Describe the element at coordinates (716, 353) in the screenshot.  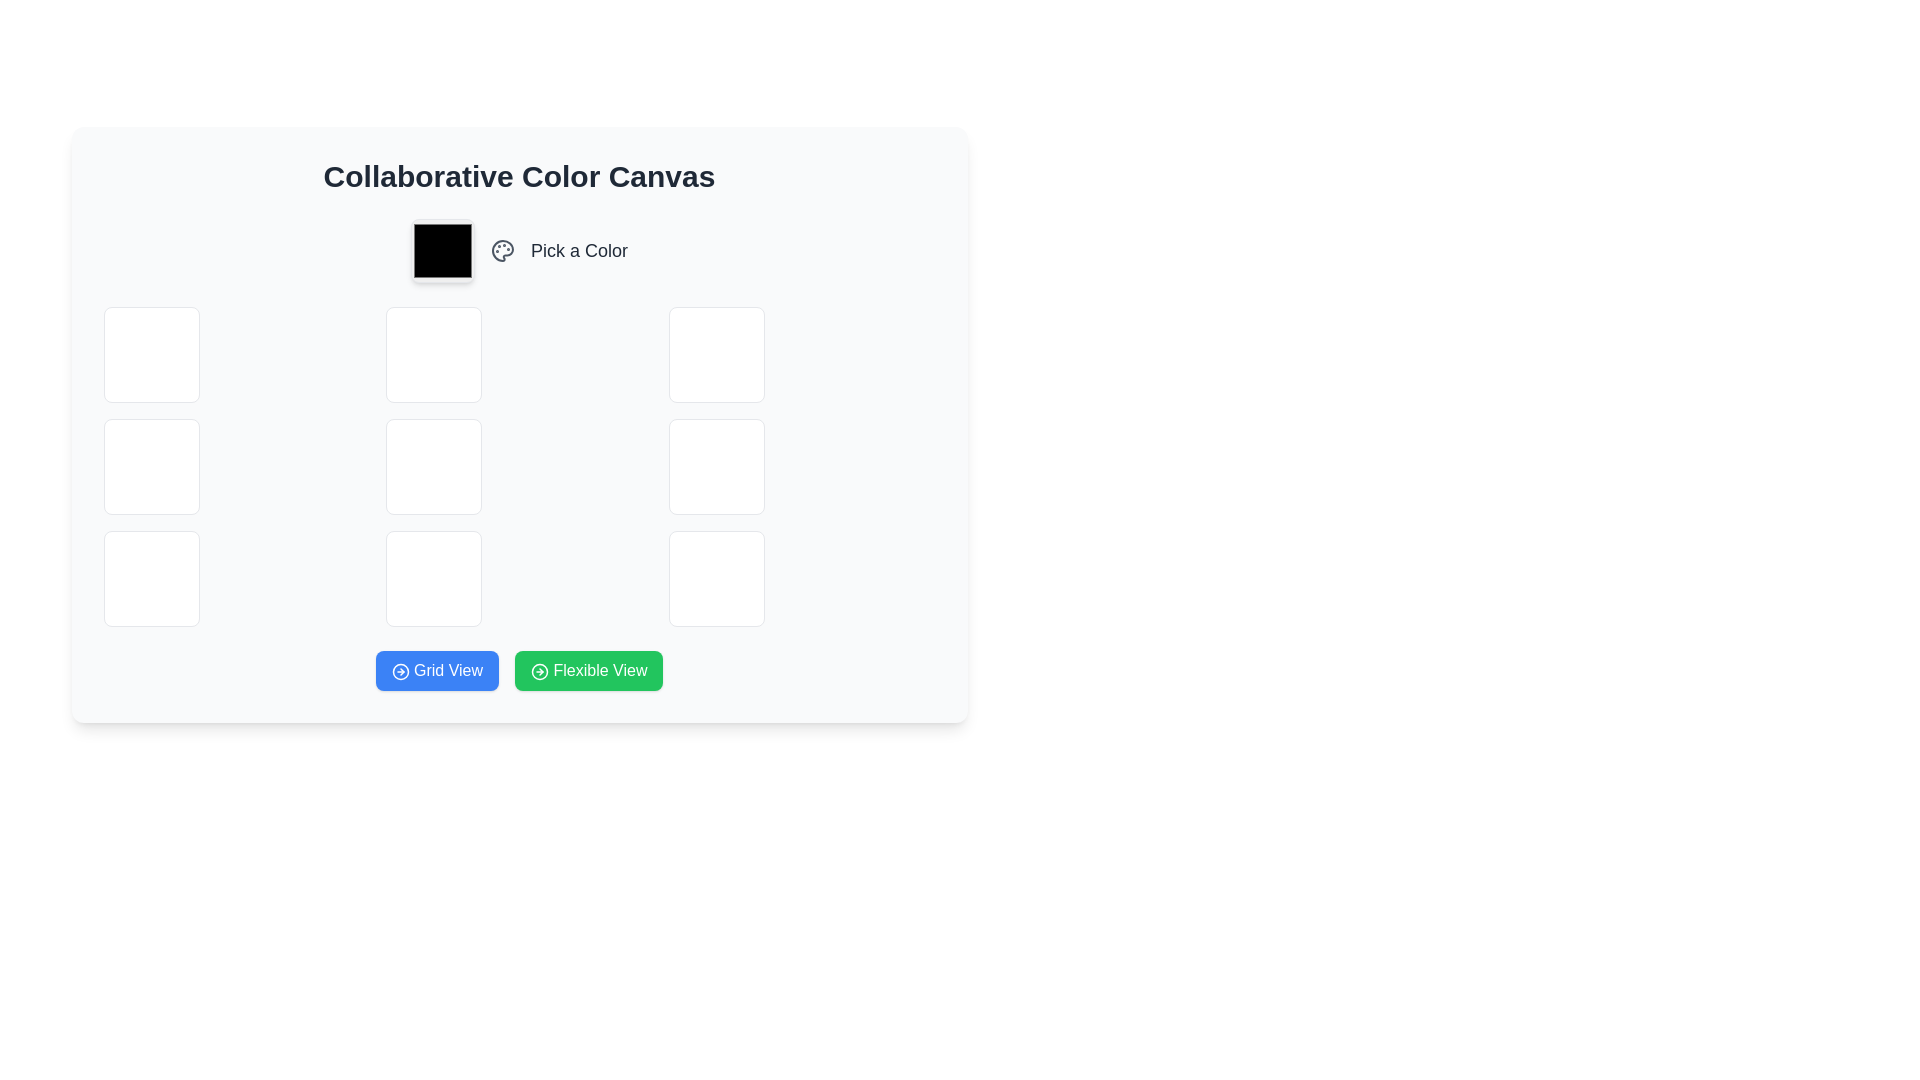
I see `to select the third box in the top row of the 3x3 grid, which is part of the 'Collaborative Color Canvas'` at that location.